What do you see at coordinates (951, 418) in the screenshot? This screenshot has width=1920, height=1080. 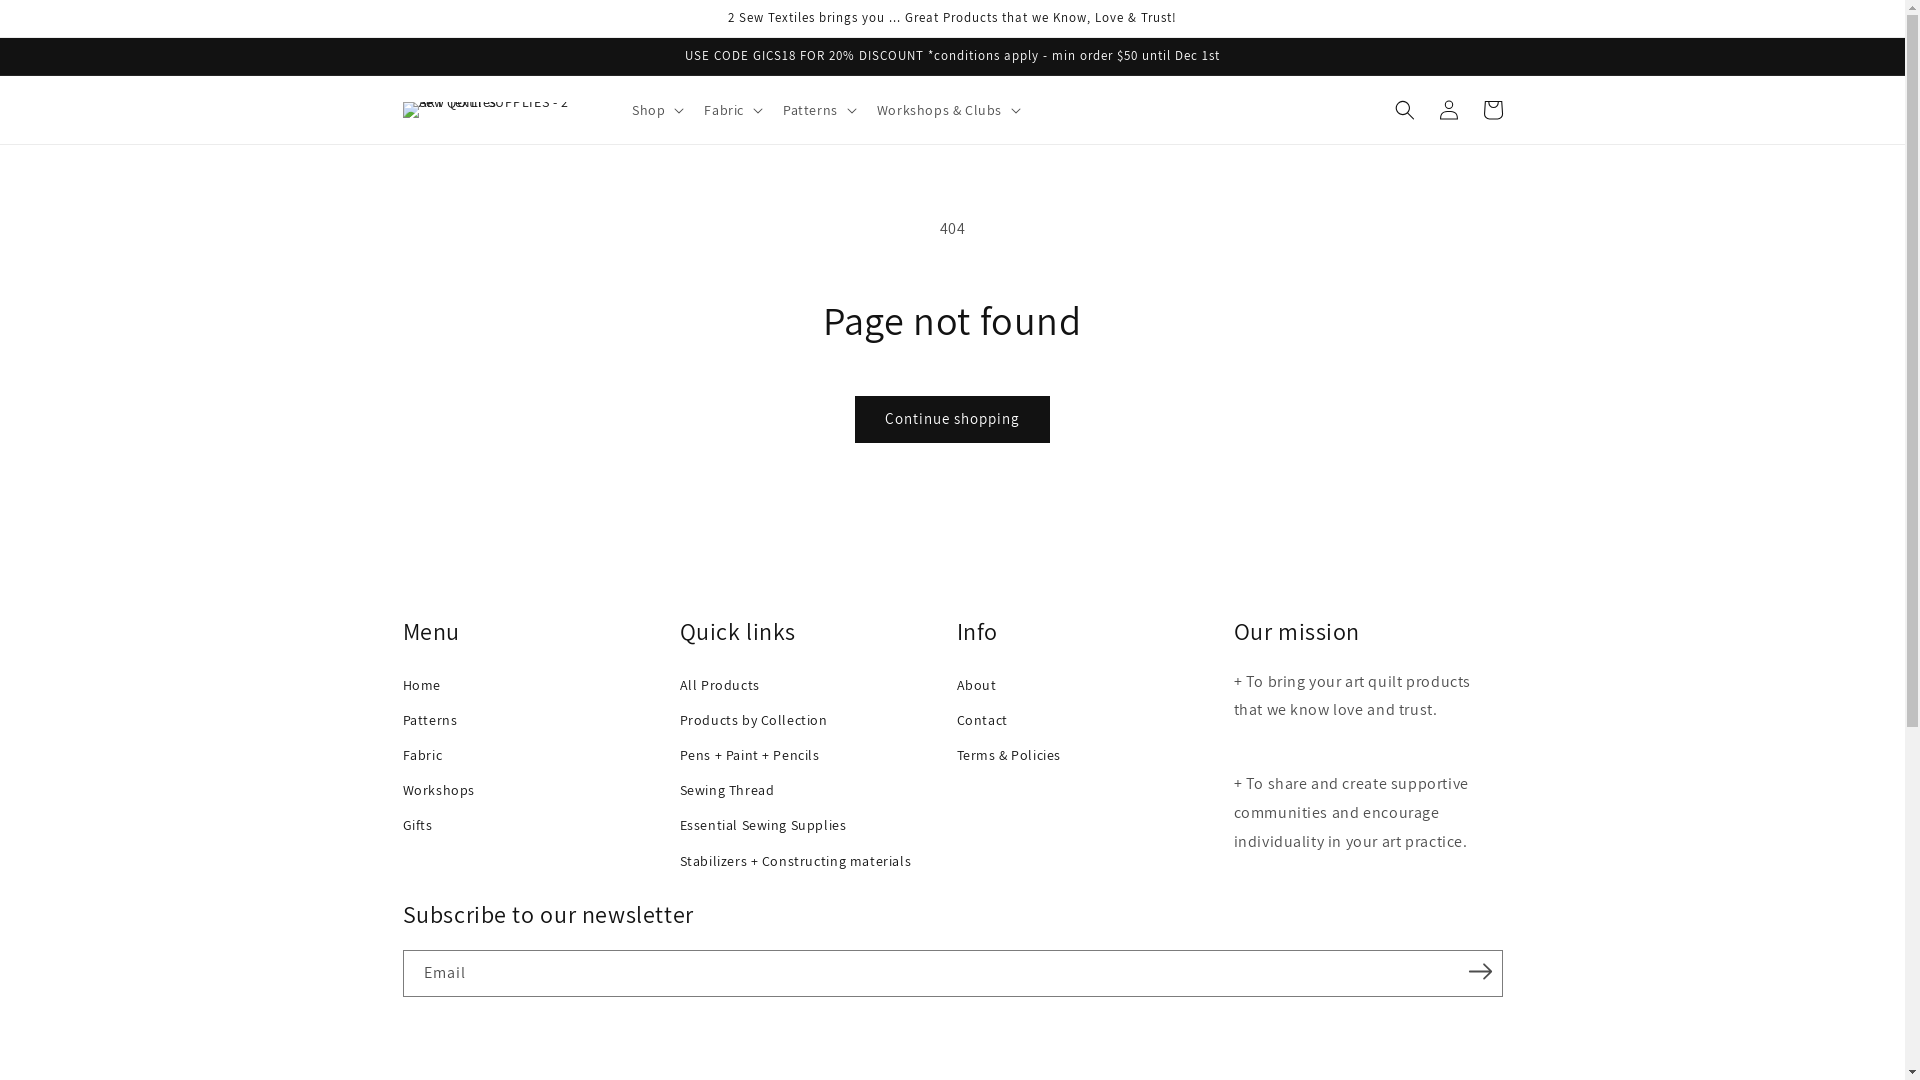 I see `'Continue shopping'` at bounding box center [951, 418].